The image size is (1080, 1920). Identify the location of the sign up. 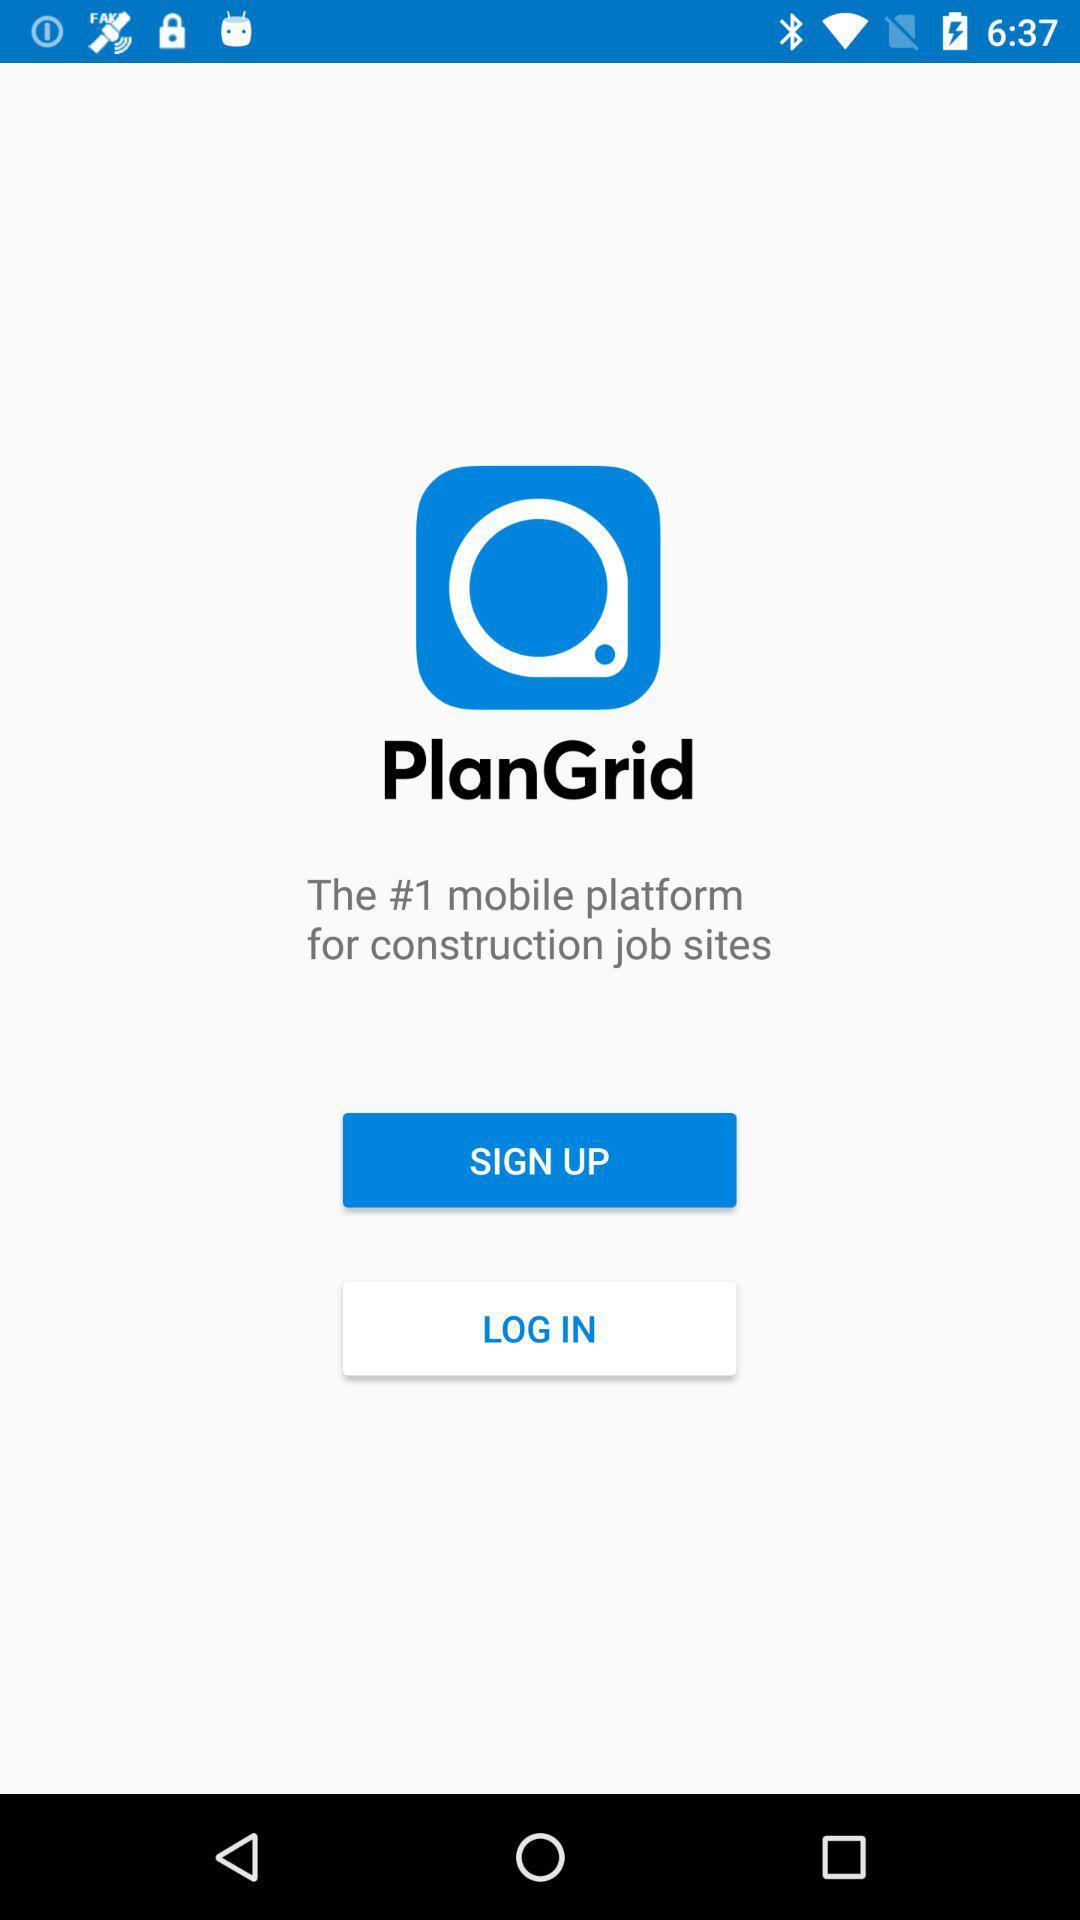
(538, 1160).